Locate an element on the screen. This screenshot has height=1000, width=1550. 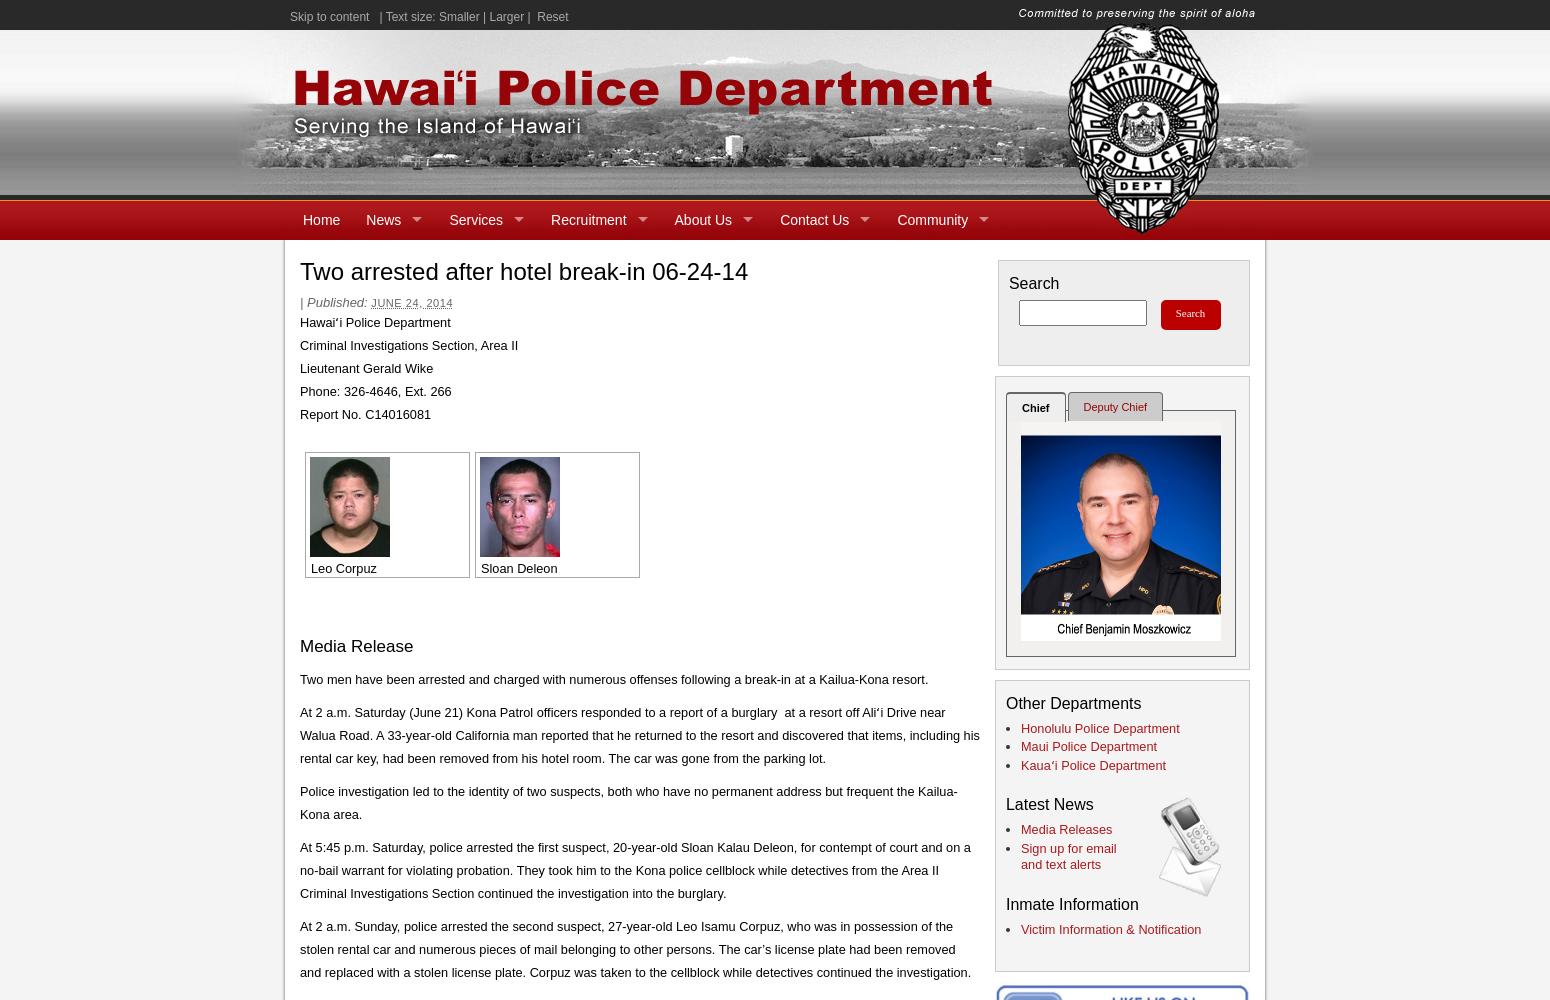
'Media Release' is located at coordinates (355, 645).